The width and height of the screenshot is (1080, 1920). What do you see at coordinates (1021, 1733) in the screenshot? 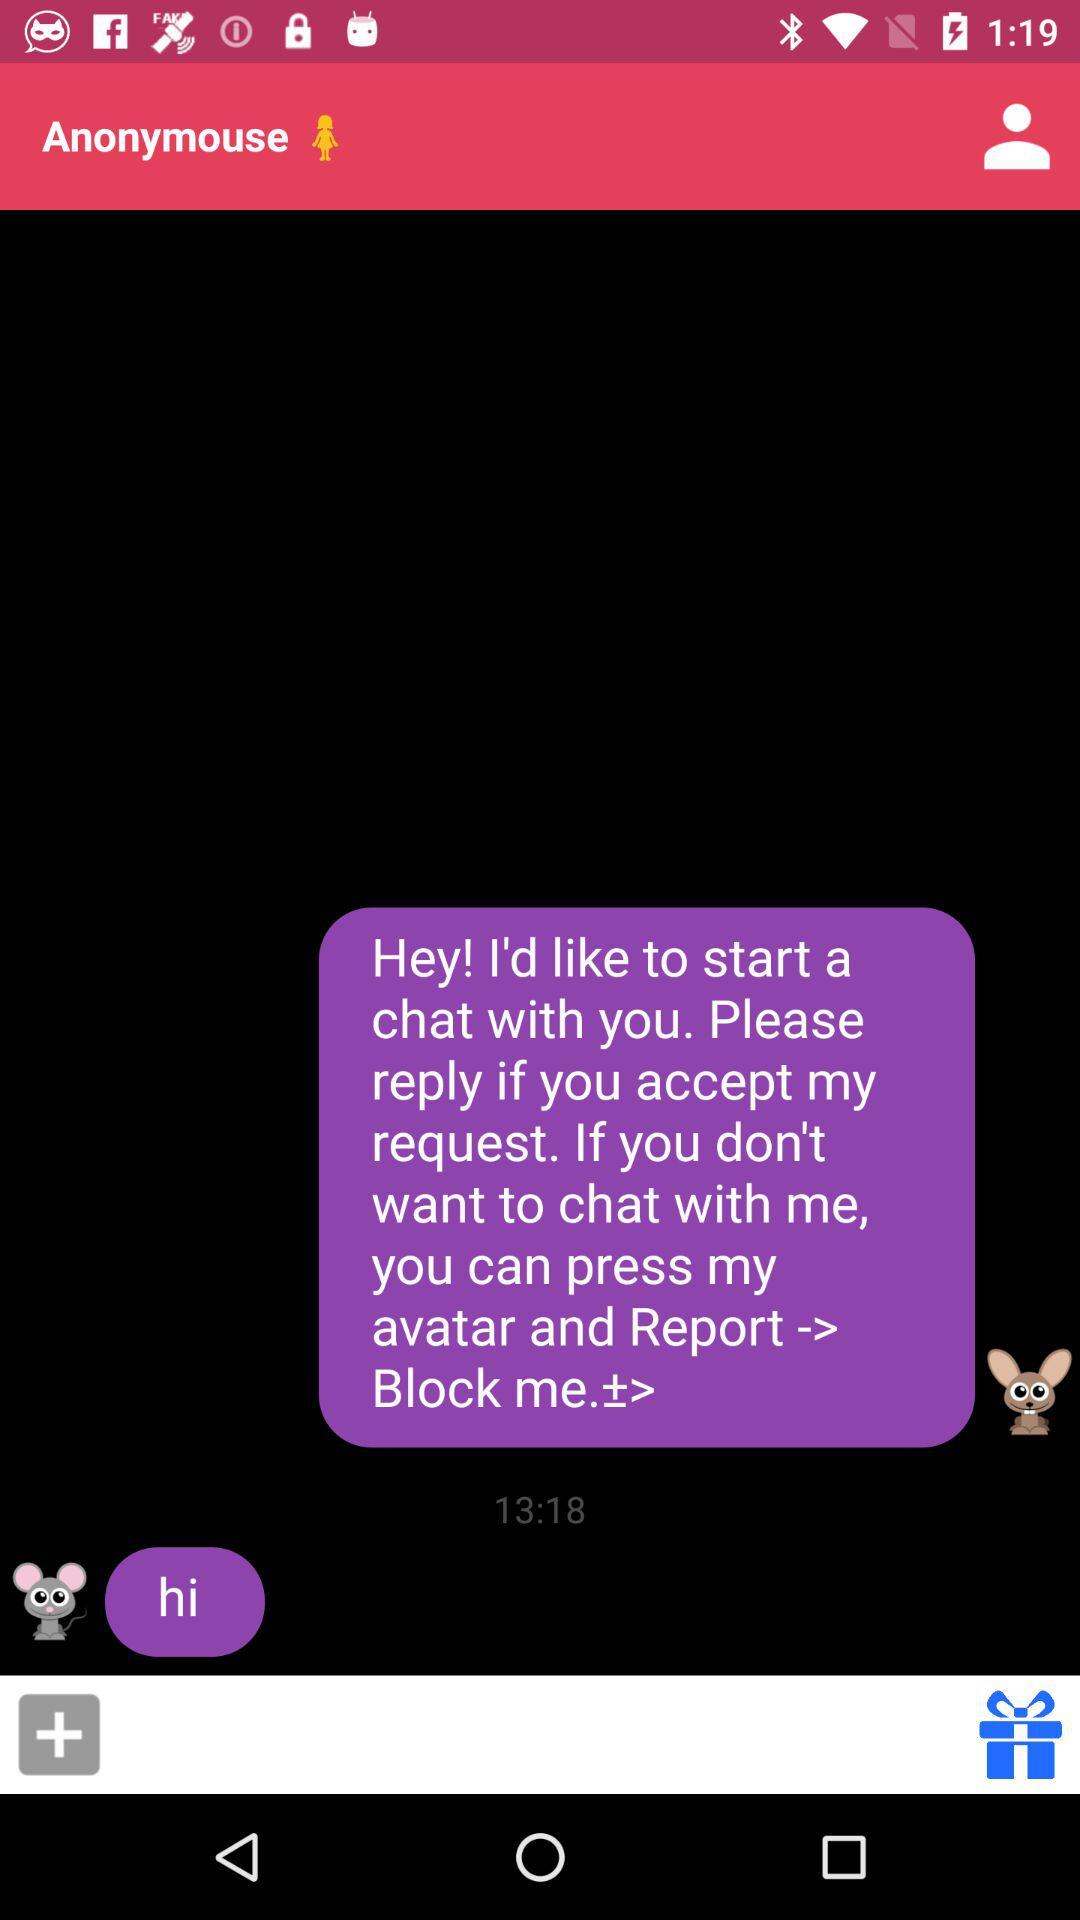
I see `the gift icon` at bounding box center [1021, 1733].